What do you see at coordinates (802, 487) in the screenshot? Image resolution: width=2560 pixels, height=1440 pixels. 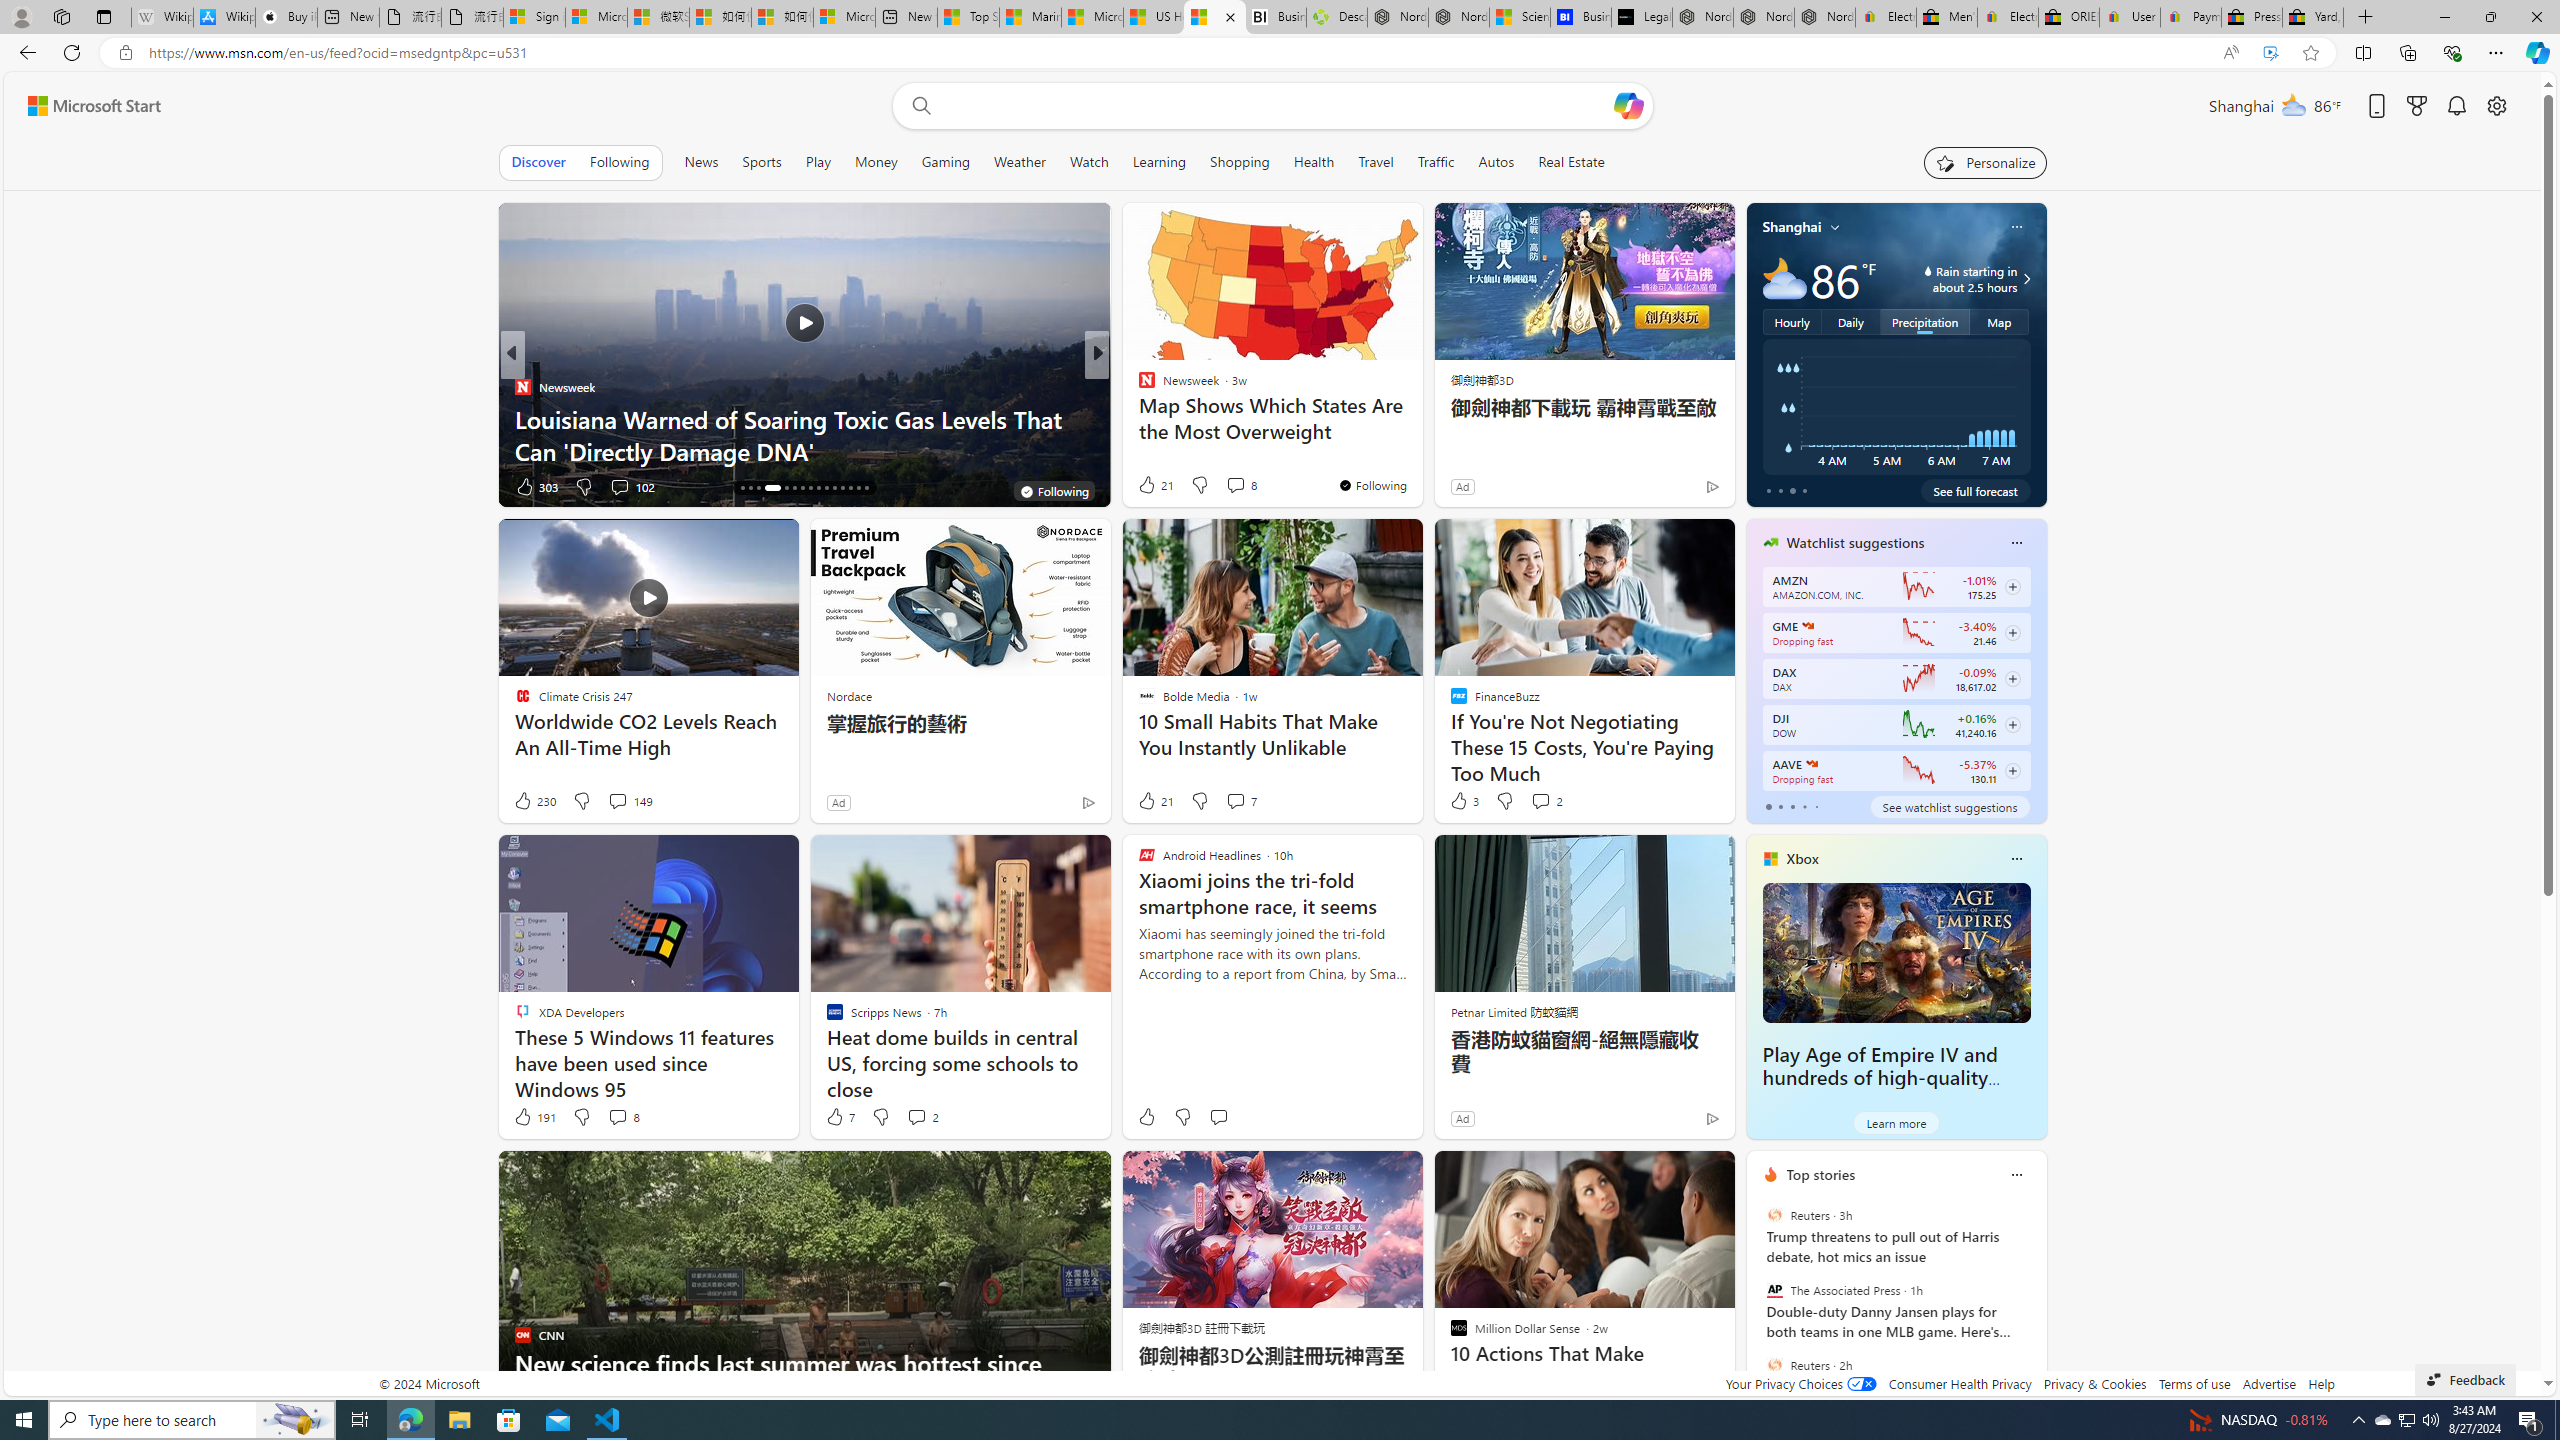 I see `'AutomationID: tab-22'` at bounding box center [802, 487].